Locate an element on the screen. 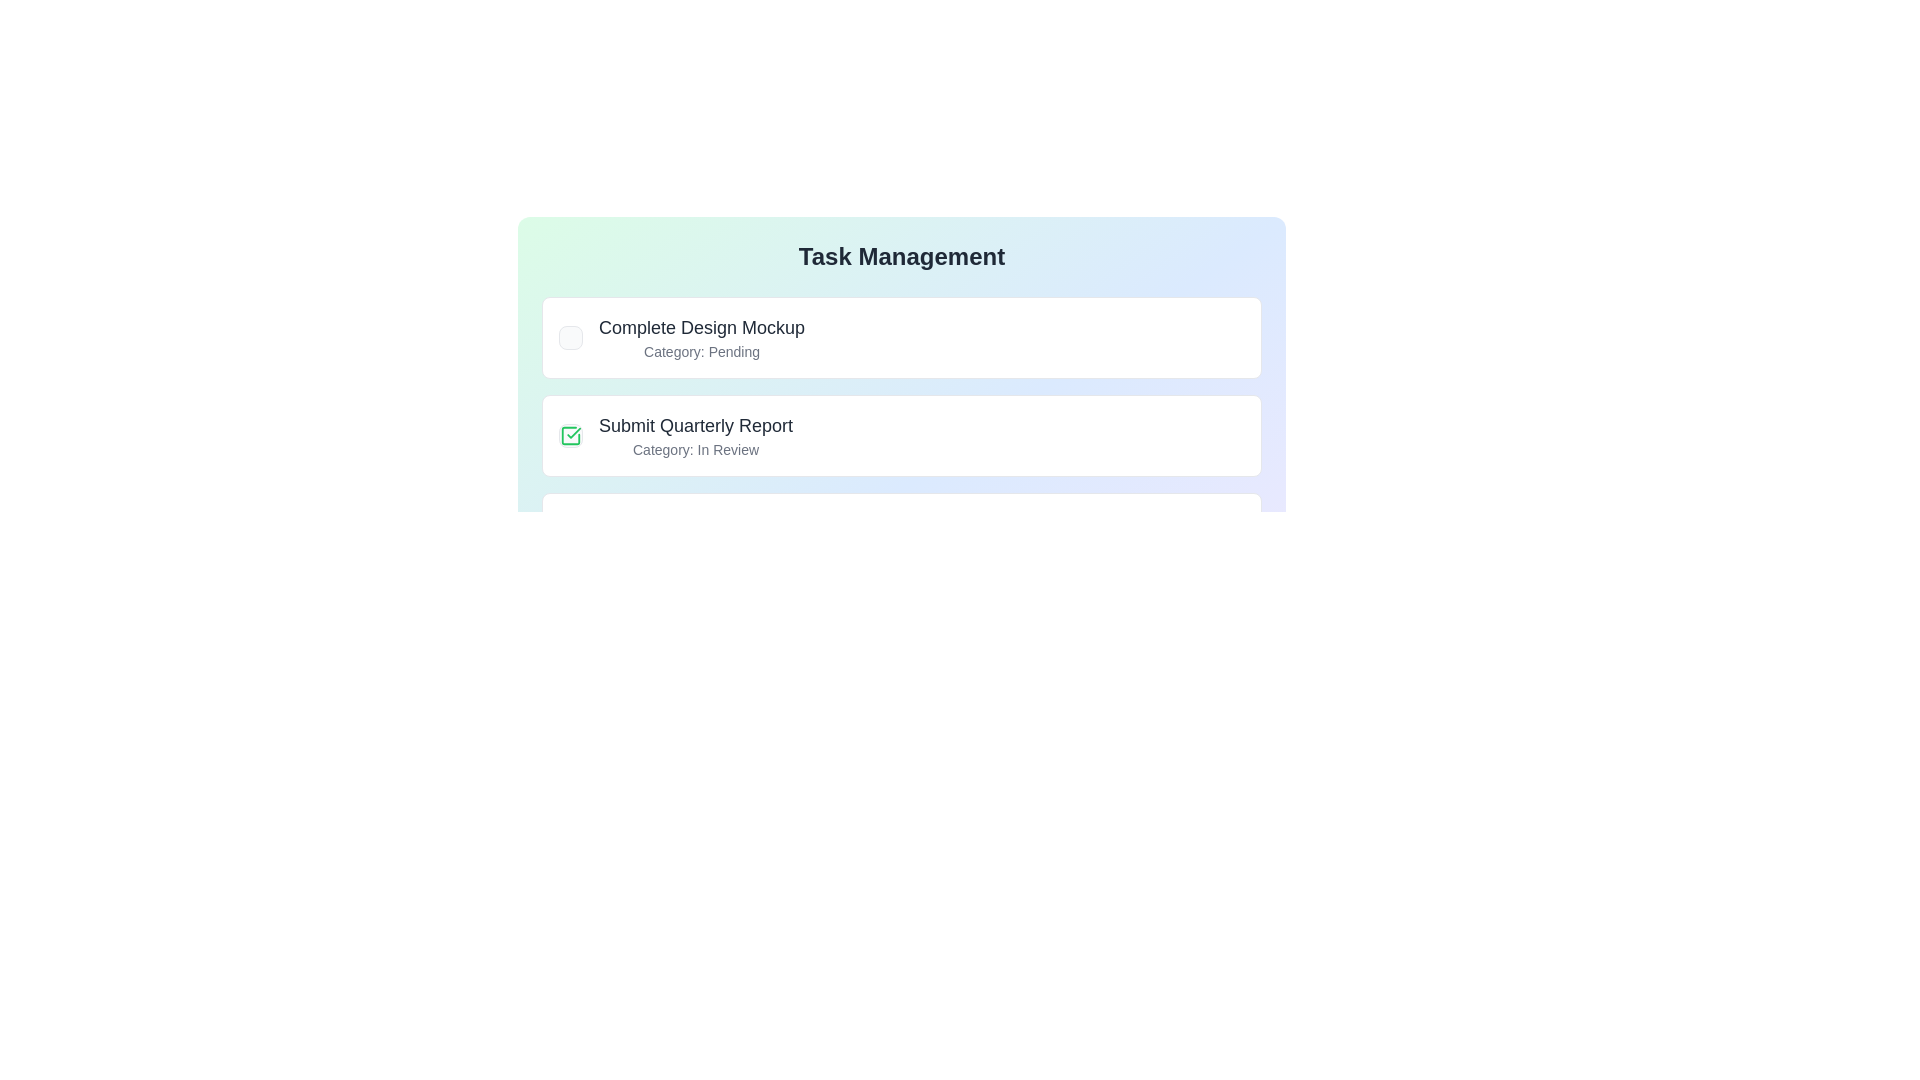 This screenshot has width=1920, height=1080. the green checkmark icon next to the 'Submit Quarterly Report' task is located at coordinates (676, 434).